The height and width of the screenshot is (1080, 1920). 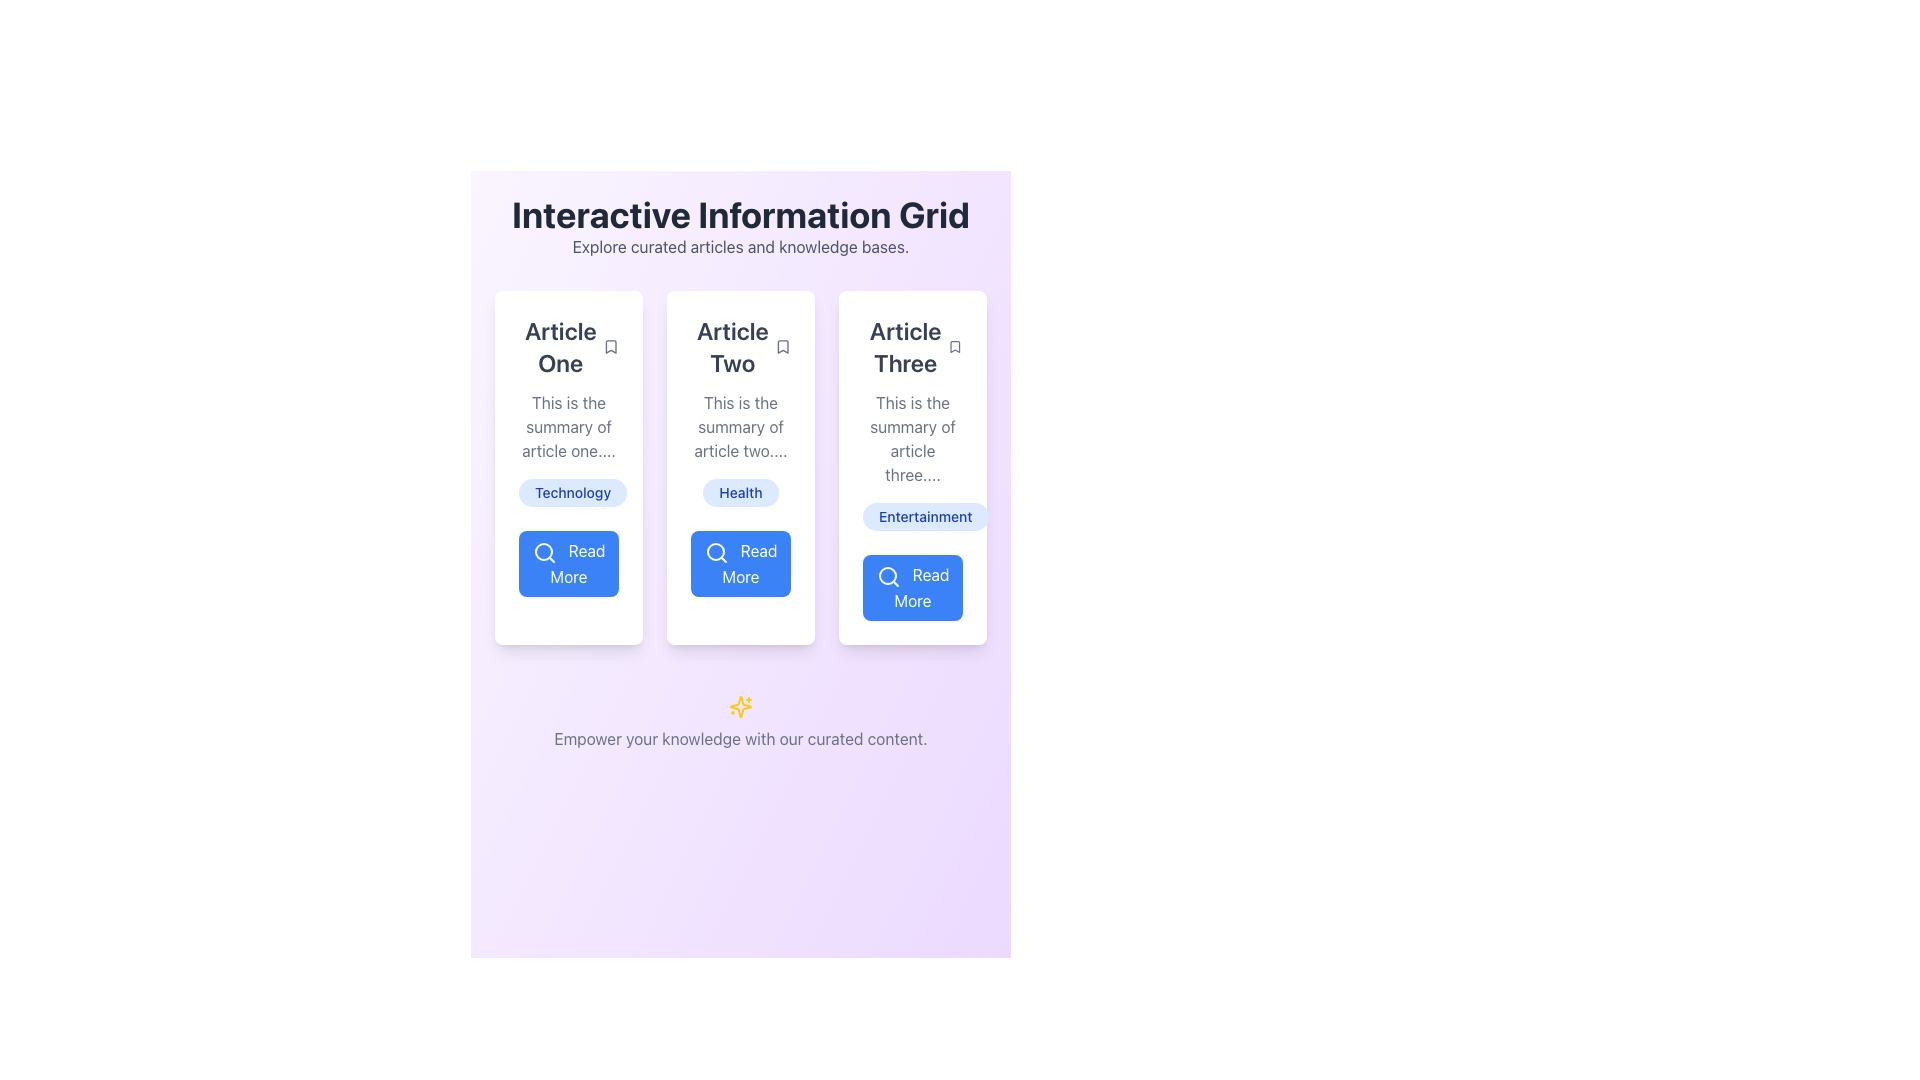 What do you see at coordinates (886, 575) in the screenshot?
I see `the circular magnifying glass icon within the button at the bottom of the third column titled 'Article Three'` at bounding box center [886, 575].